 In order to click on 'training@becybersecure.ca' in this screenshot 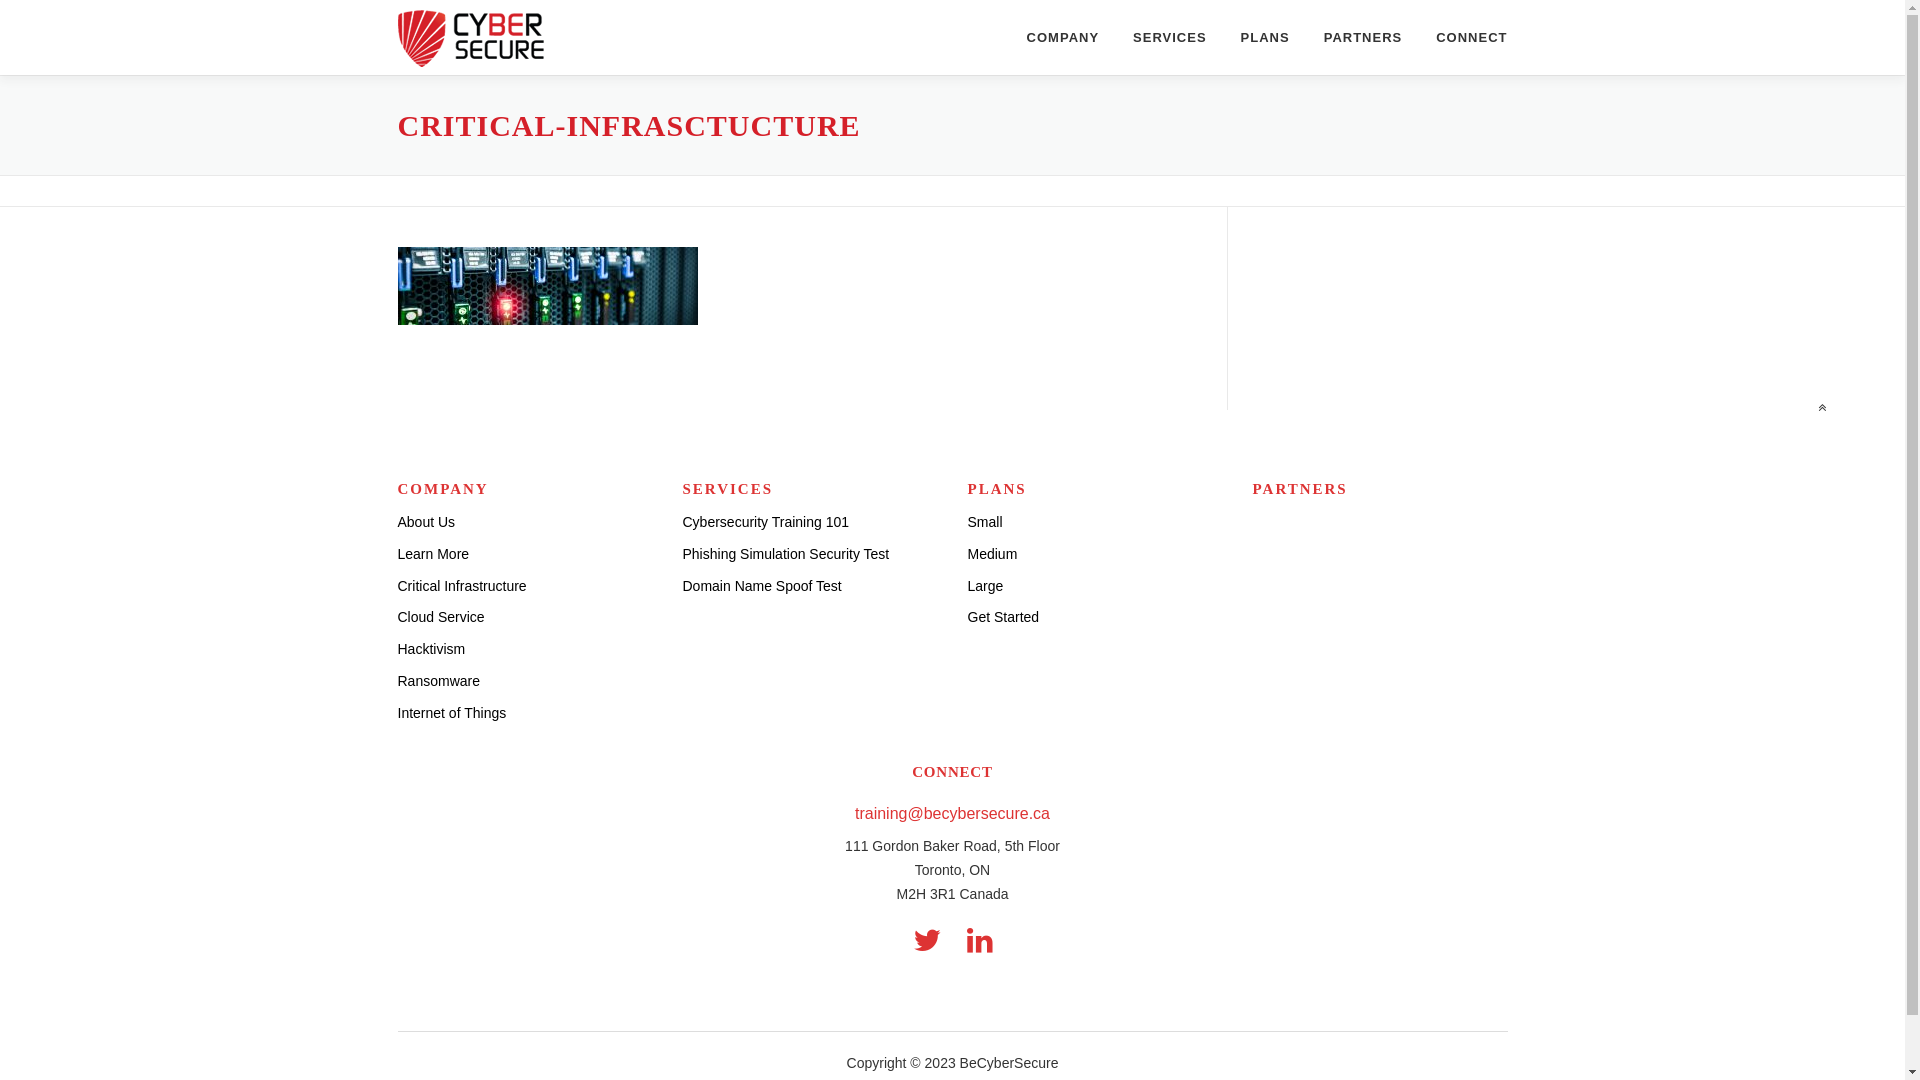, I will do `click(951, 813)`.